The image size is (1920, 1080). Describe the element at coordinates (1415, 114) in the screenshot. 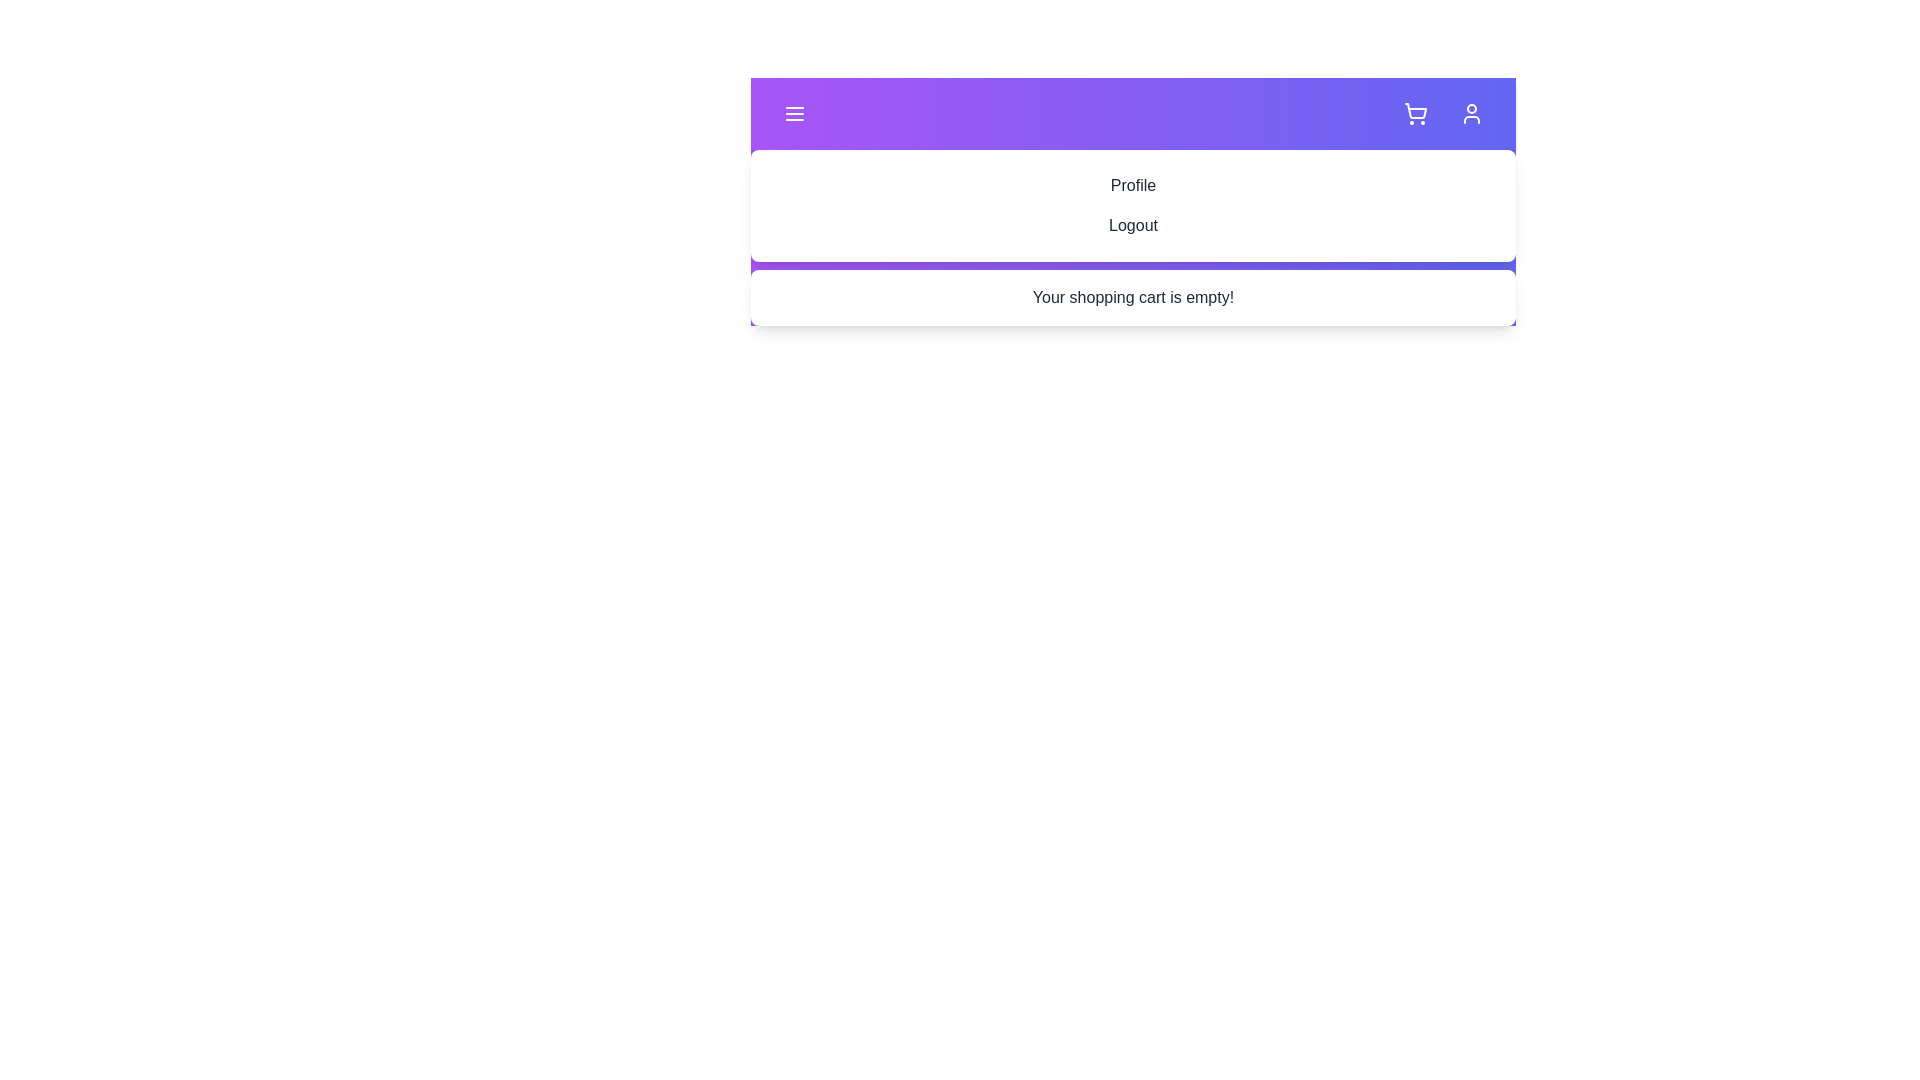

I see `shopping cart icon to toggle the visibility of the shopping cart` at that location.